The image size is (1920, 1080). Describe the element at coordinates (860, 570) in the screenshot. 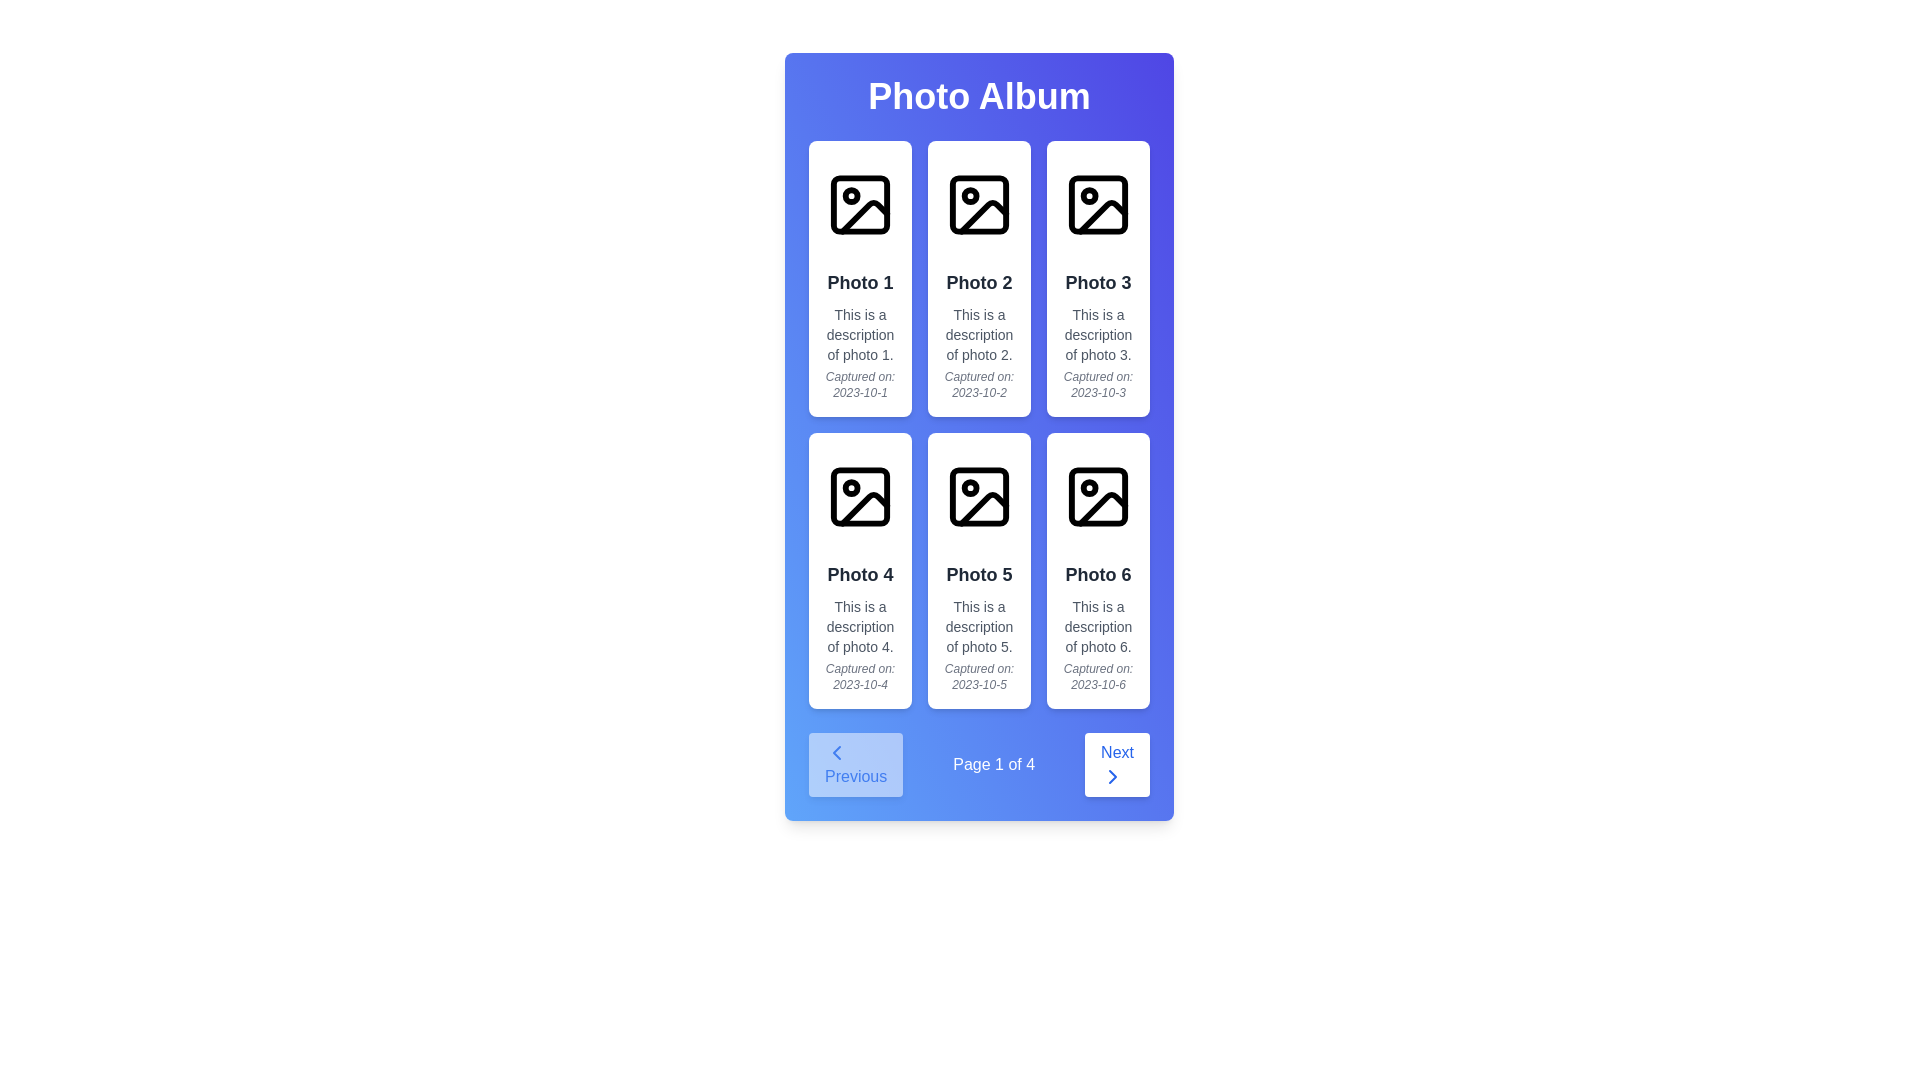

I see `the rectangular card with a white background, containing the text 'Photo 4' and a photo icon, located in the grid layout at the fourth position` at that location.